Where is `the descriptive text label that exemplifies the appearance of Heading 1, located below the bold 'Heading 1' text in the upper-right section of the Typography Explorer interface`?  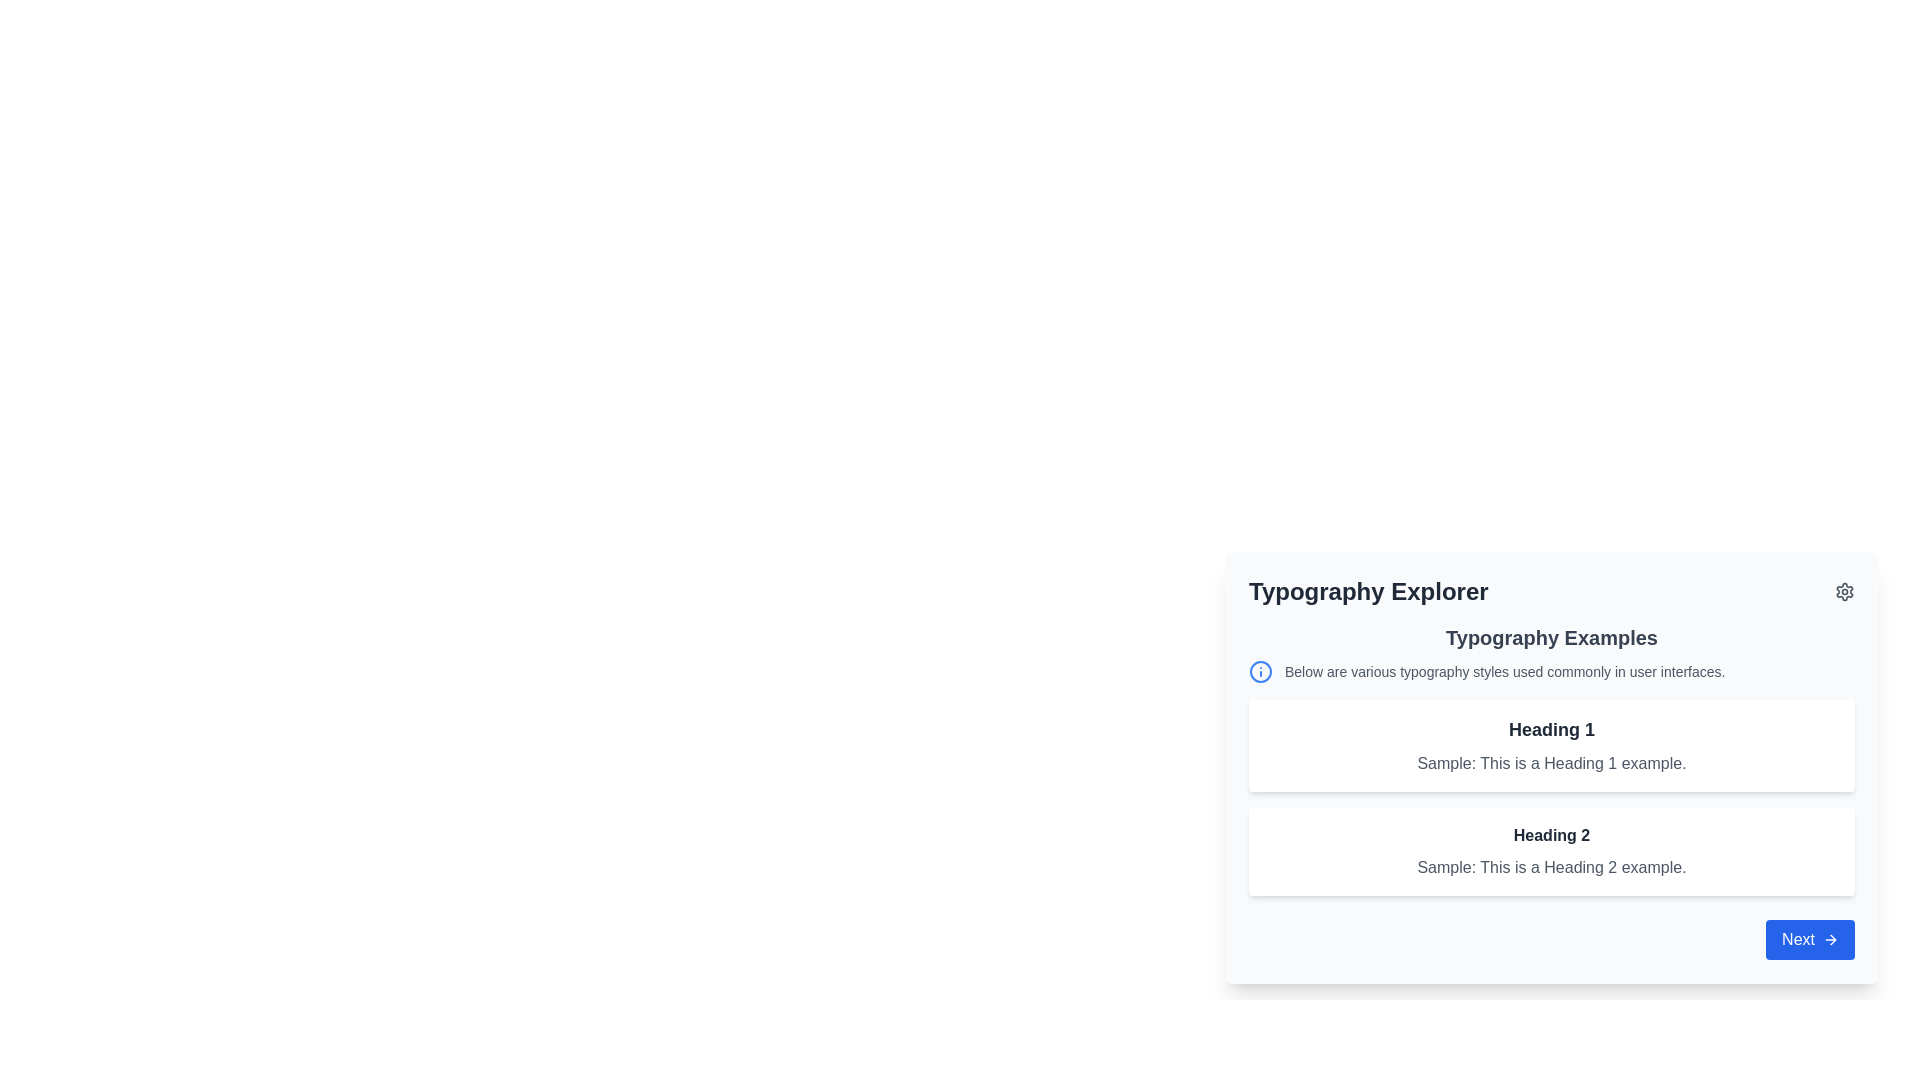
the descriptive text label that exemplifies the appearance of Heading 1, located below the bold 'Heading 1' text in the upper-right section of the Typography Explorer interface is located at coordinates (1550, 763).